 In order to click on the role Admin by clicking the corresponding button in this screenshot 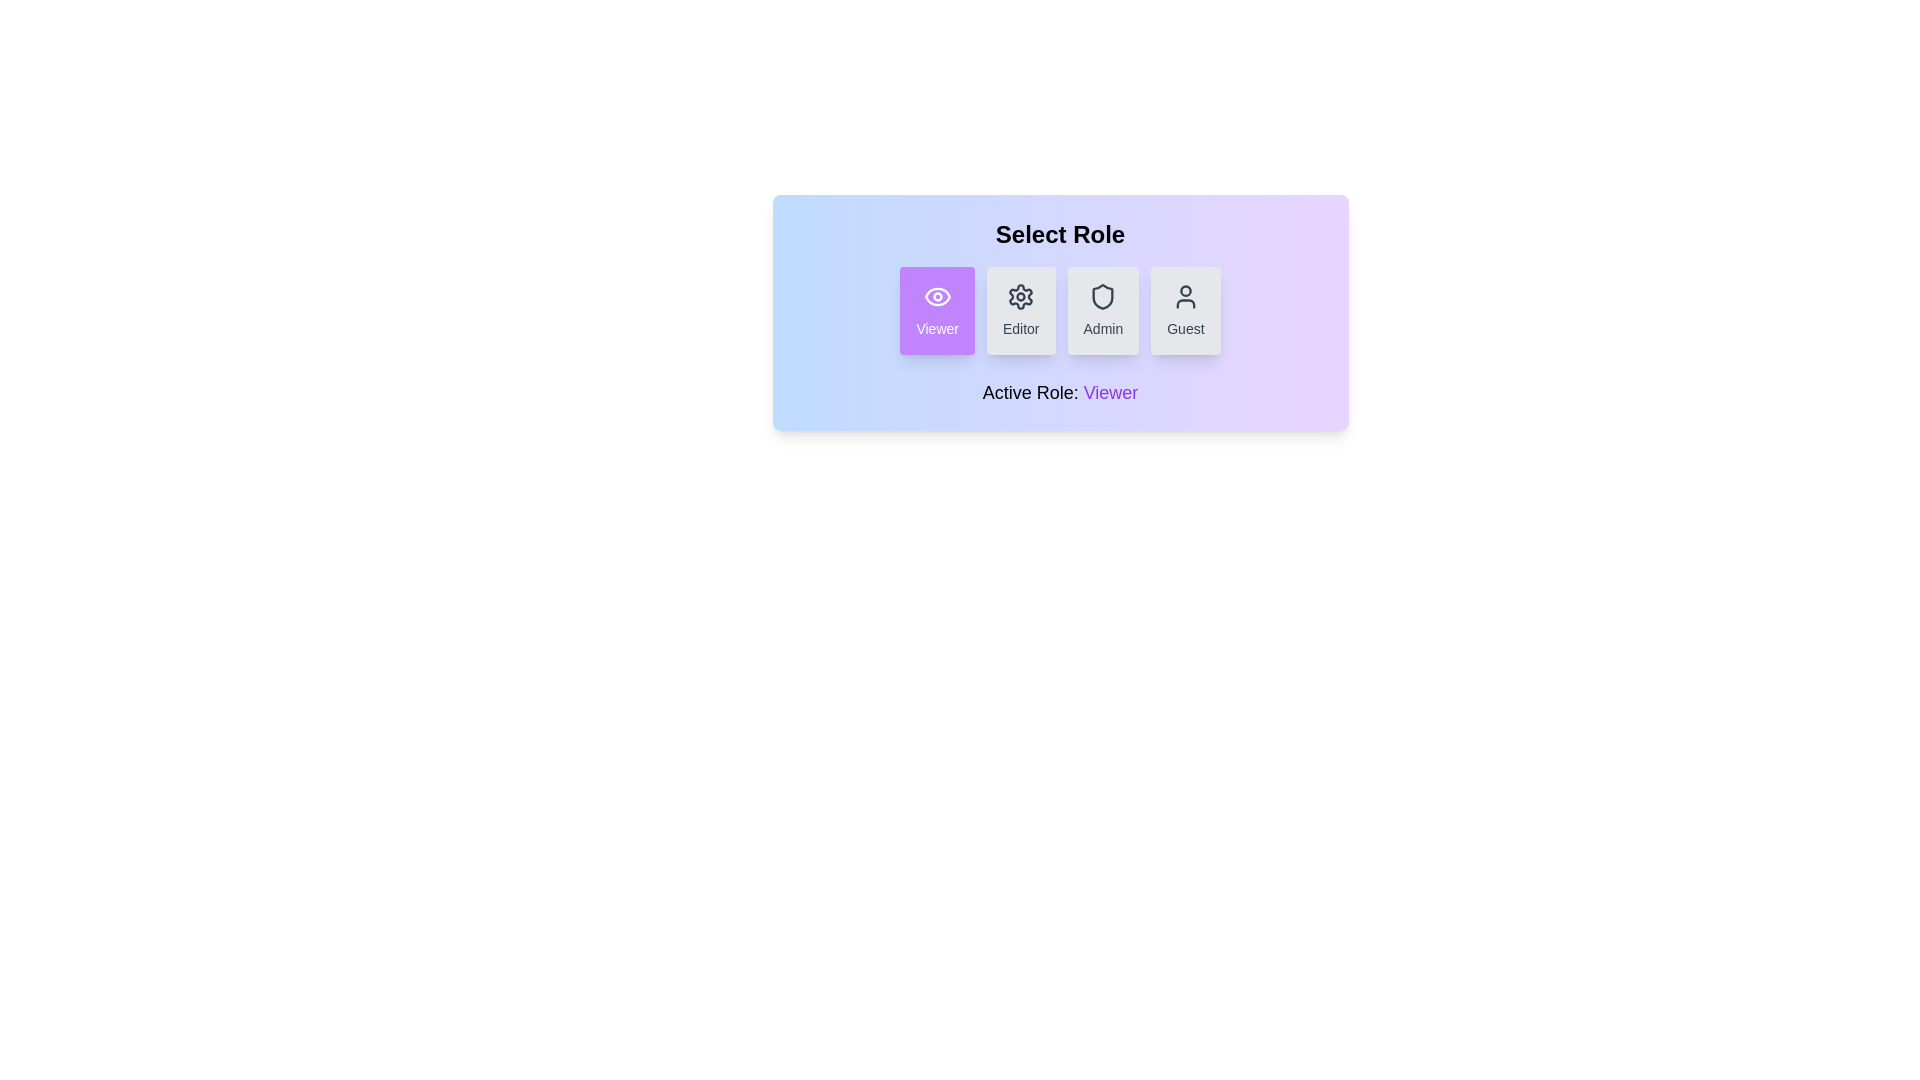, I will do `click(1102, 311)`.